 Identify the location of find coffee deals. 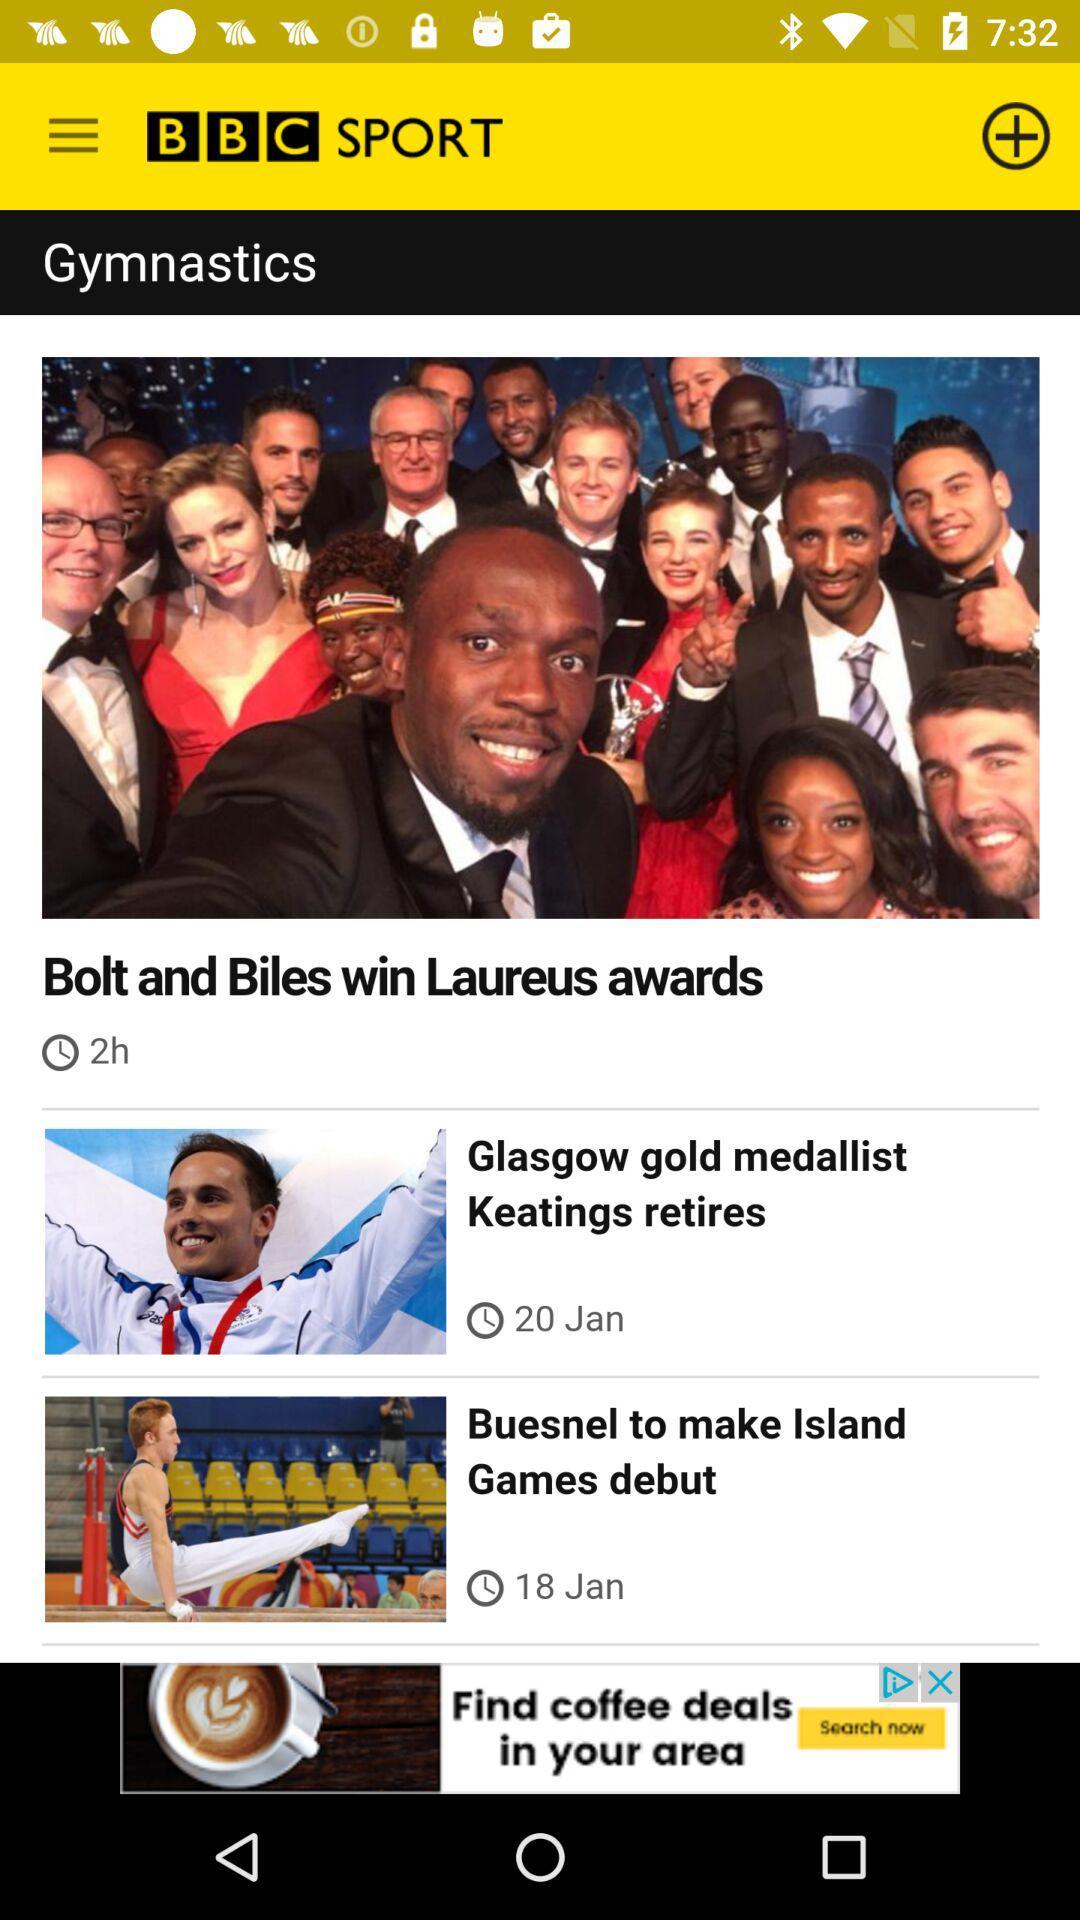
(540, 1727).